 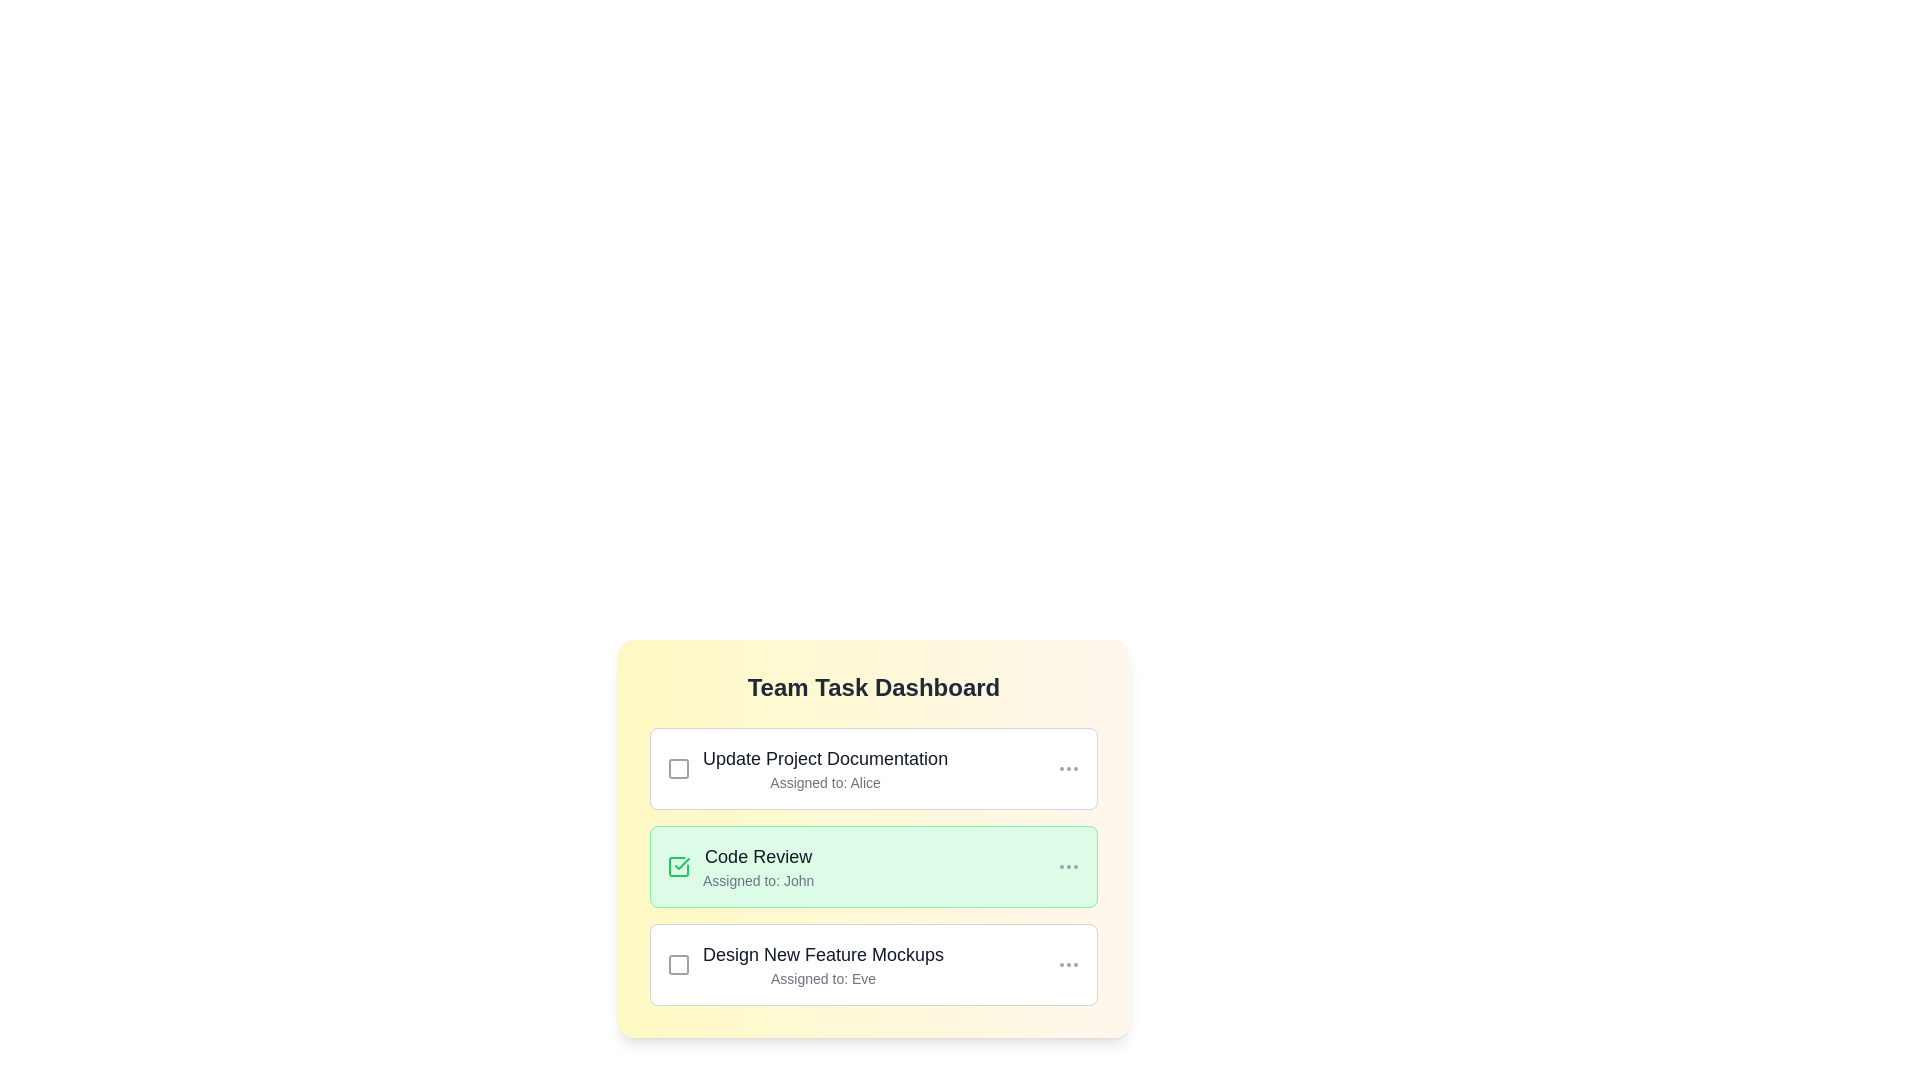 I want to click on the 'More' button for the task 'Code Review', so click(x=1068, y=866).